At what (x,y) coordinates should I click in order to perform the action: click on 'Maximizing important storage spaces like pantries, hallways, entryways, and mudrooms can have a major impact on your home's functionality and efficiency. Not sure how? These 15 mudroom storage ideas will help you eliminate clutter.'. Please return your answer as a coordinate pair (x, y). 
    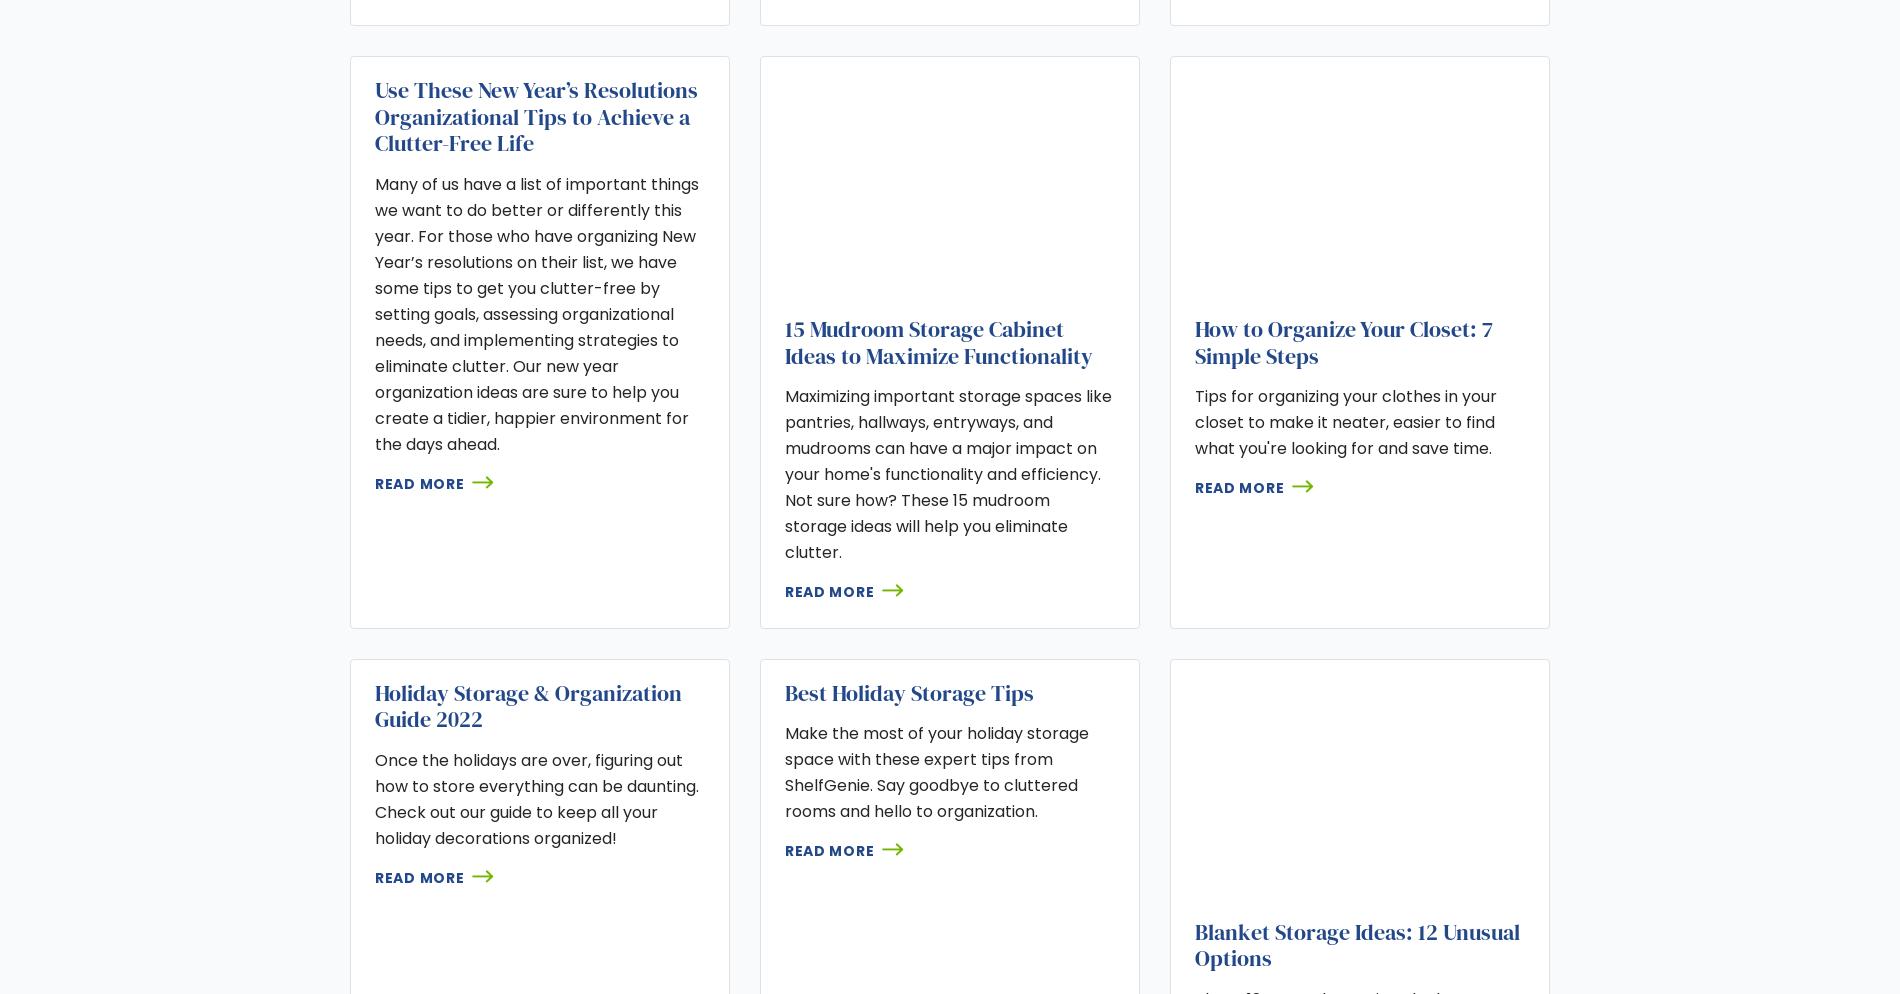
    Looking at the image, I should click on (946, 473).